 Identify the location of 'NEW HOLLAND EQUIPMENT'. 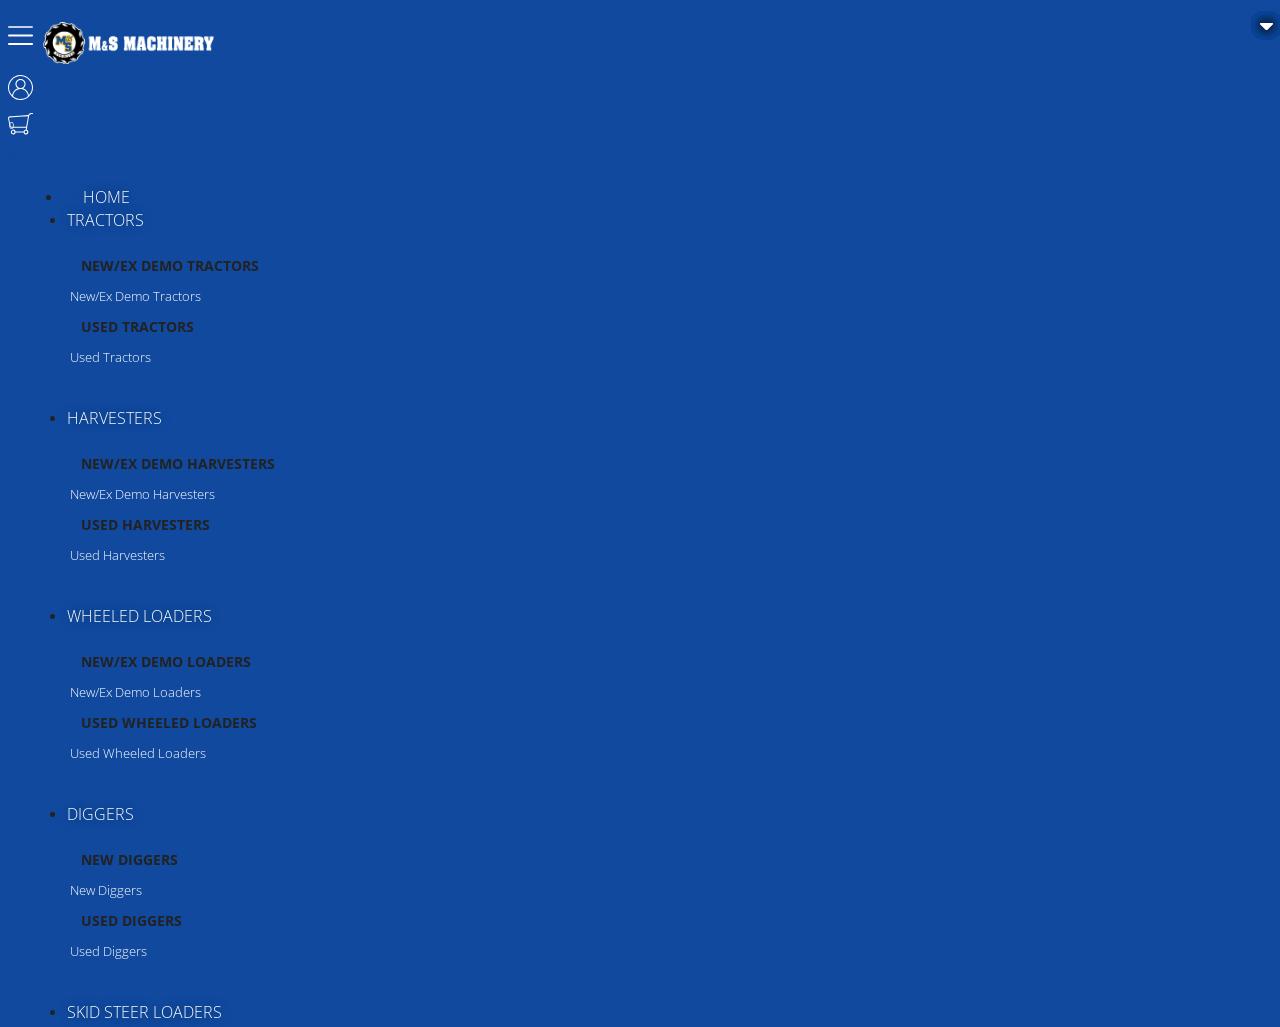
(152, 546).